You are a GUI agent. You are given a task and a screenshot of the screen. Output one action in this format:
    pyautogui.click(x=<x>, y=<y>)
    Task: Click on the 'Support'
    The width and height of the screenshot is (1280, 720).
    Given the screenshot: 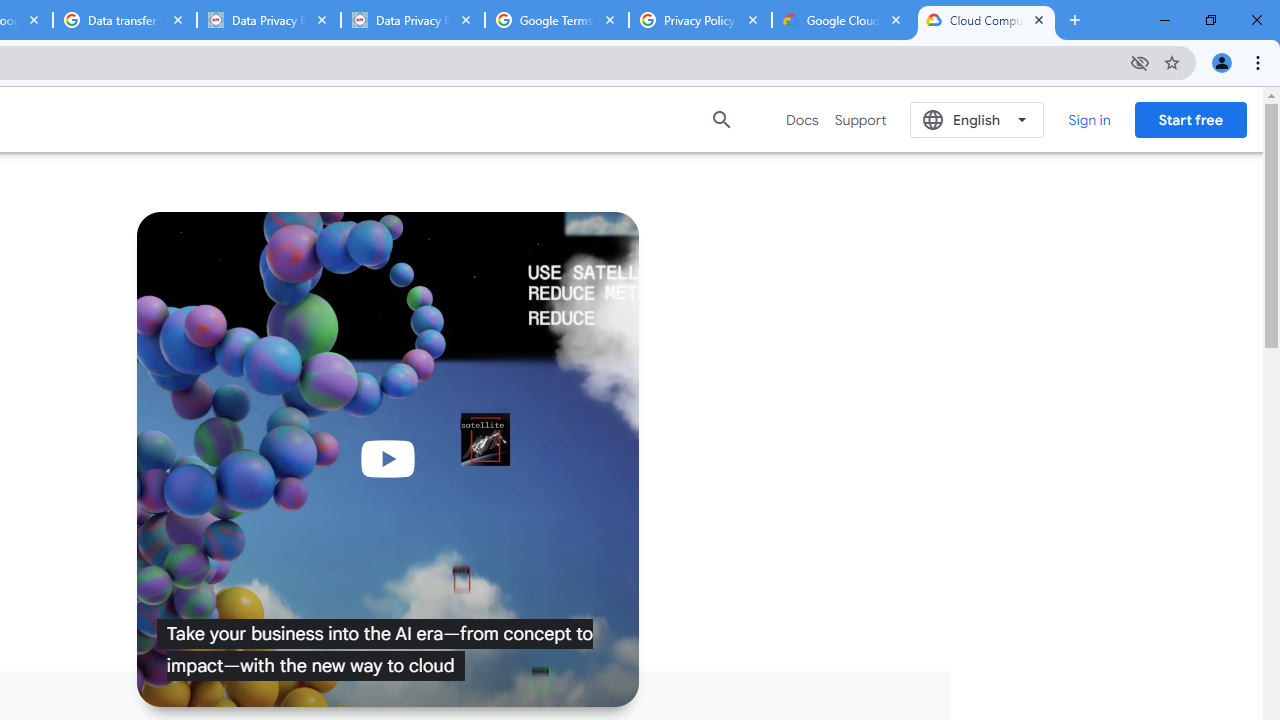 What is the action you would take?
    pyautogui.click(x=860, y=119)
    